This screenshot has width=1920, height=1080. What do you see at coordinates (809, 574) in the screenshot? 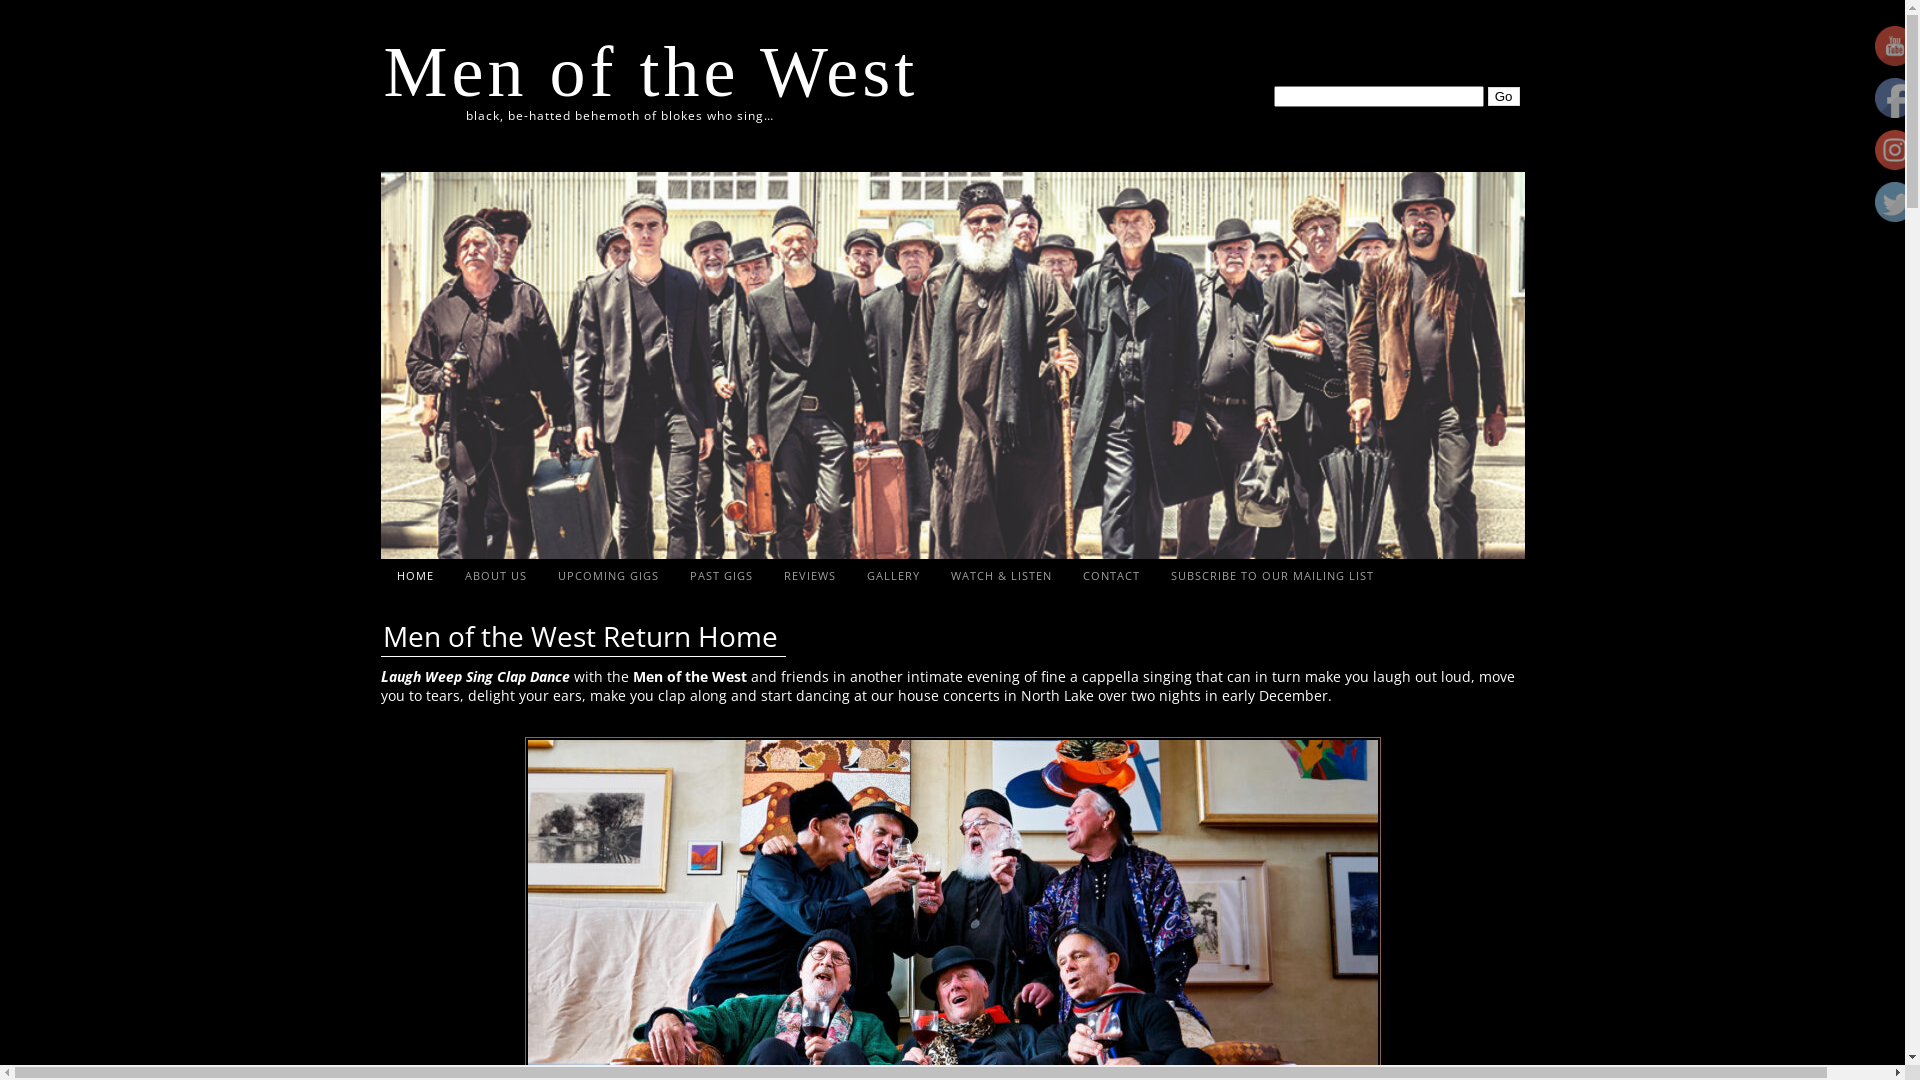
I see `'REVIEWS'` at bounding box center [809, 574].